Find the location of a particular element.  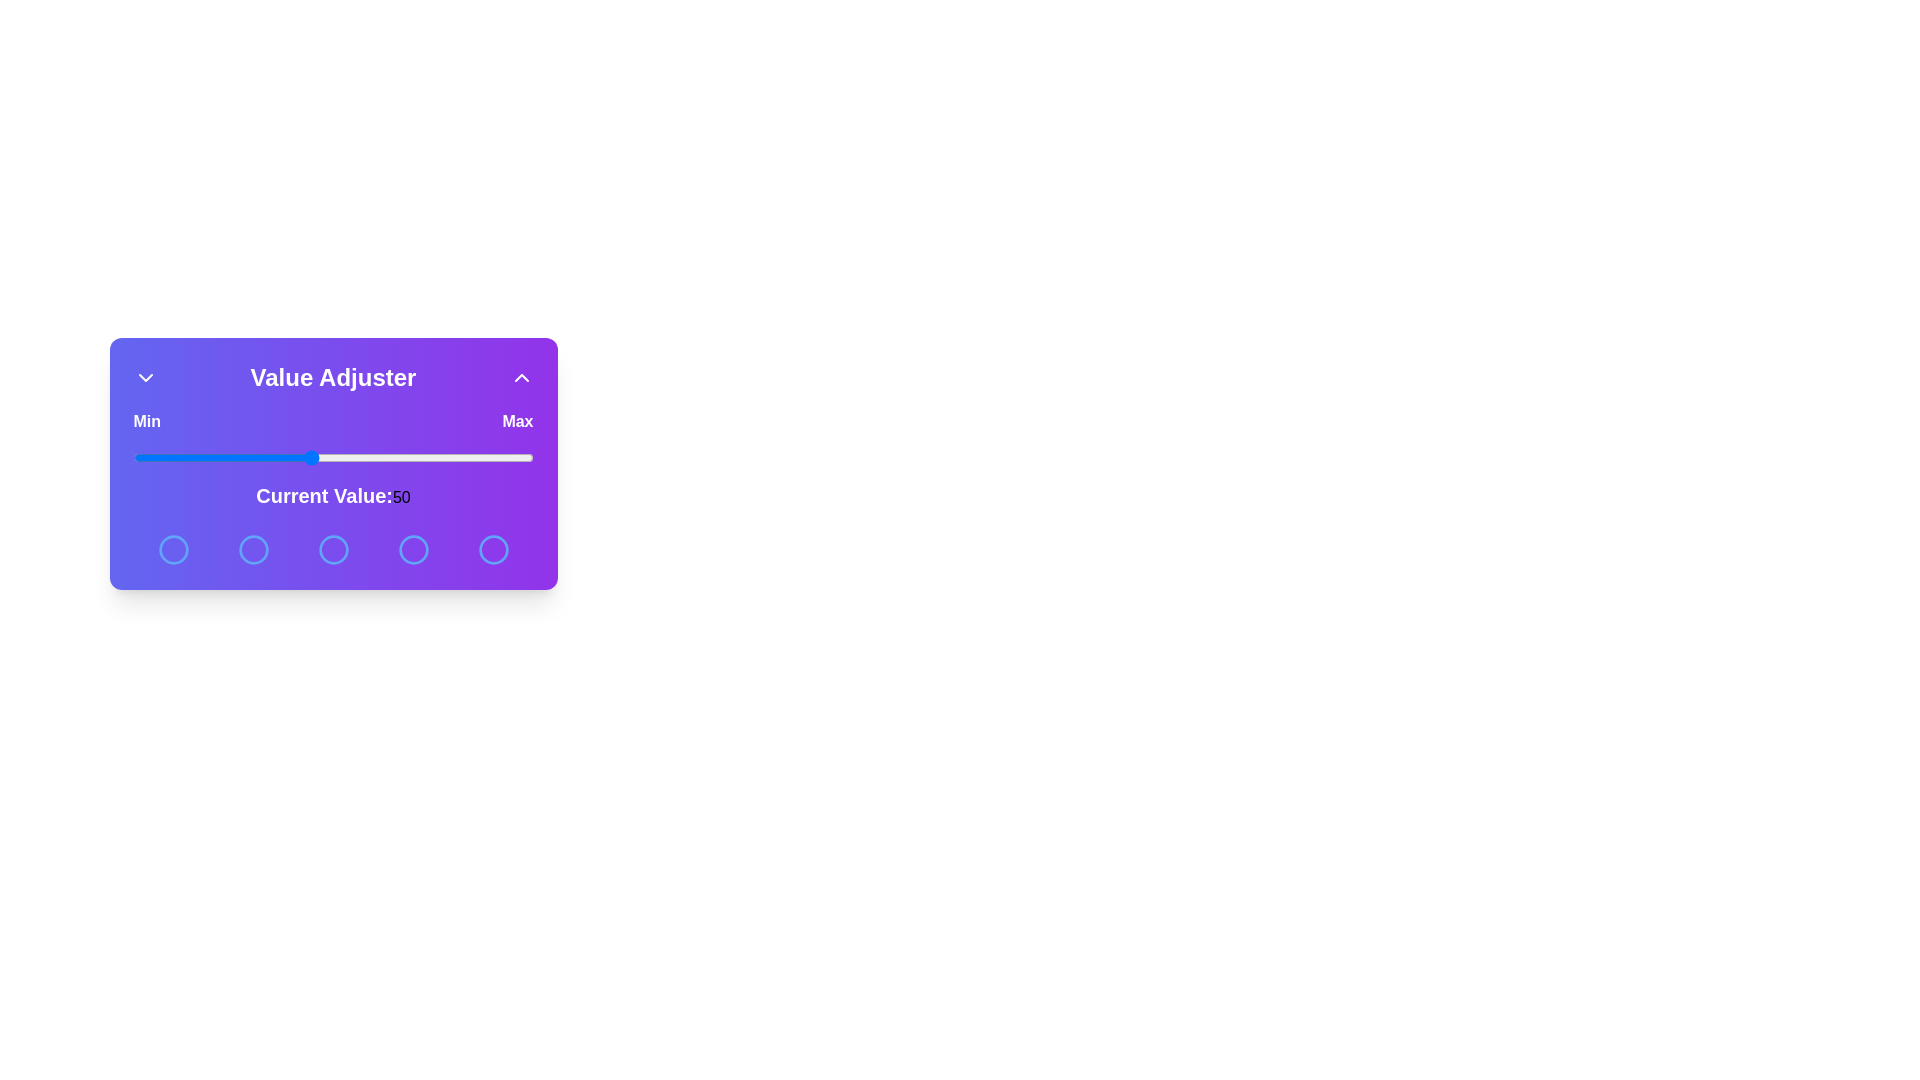

the circular button corresponding to 2 is located at coordinates (252, 550).